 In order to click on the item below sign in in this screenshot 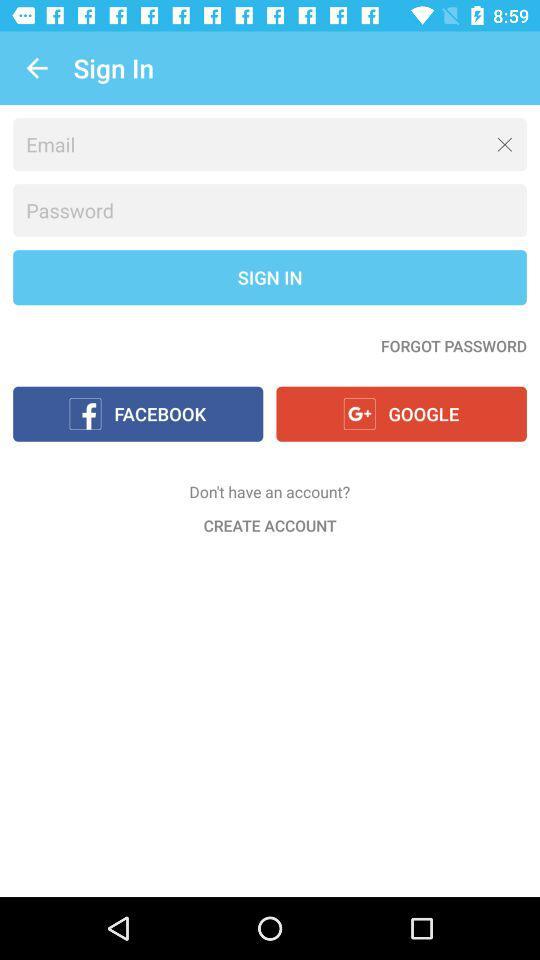, I will do `click(453, 345)`.